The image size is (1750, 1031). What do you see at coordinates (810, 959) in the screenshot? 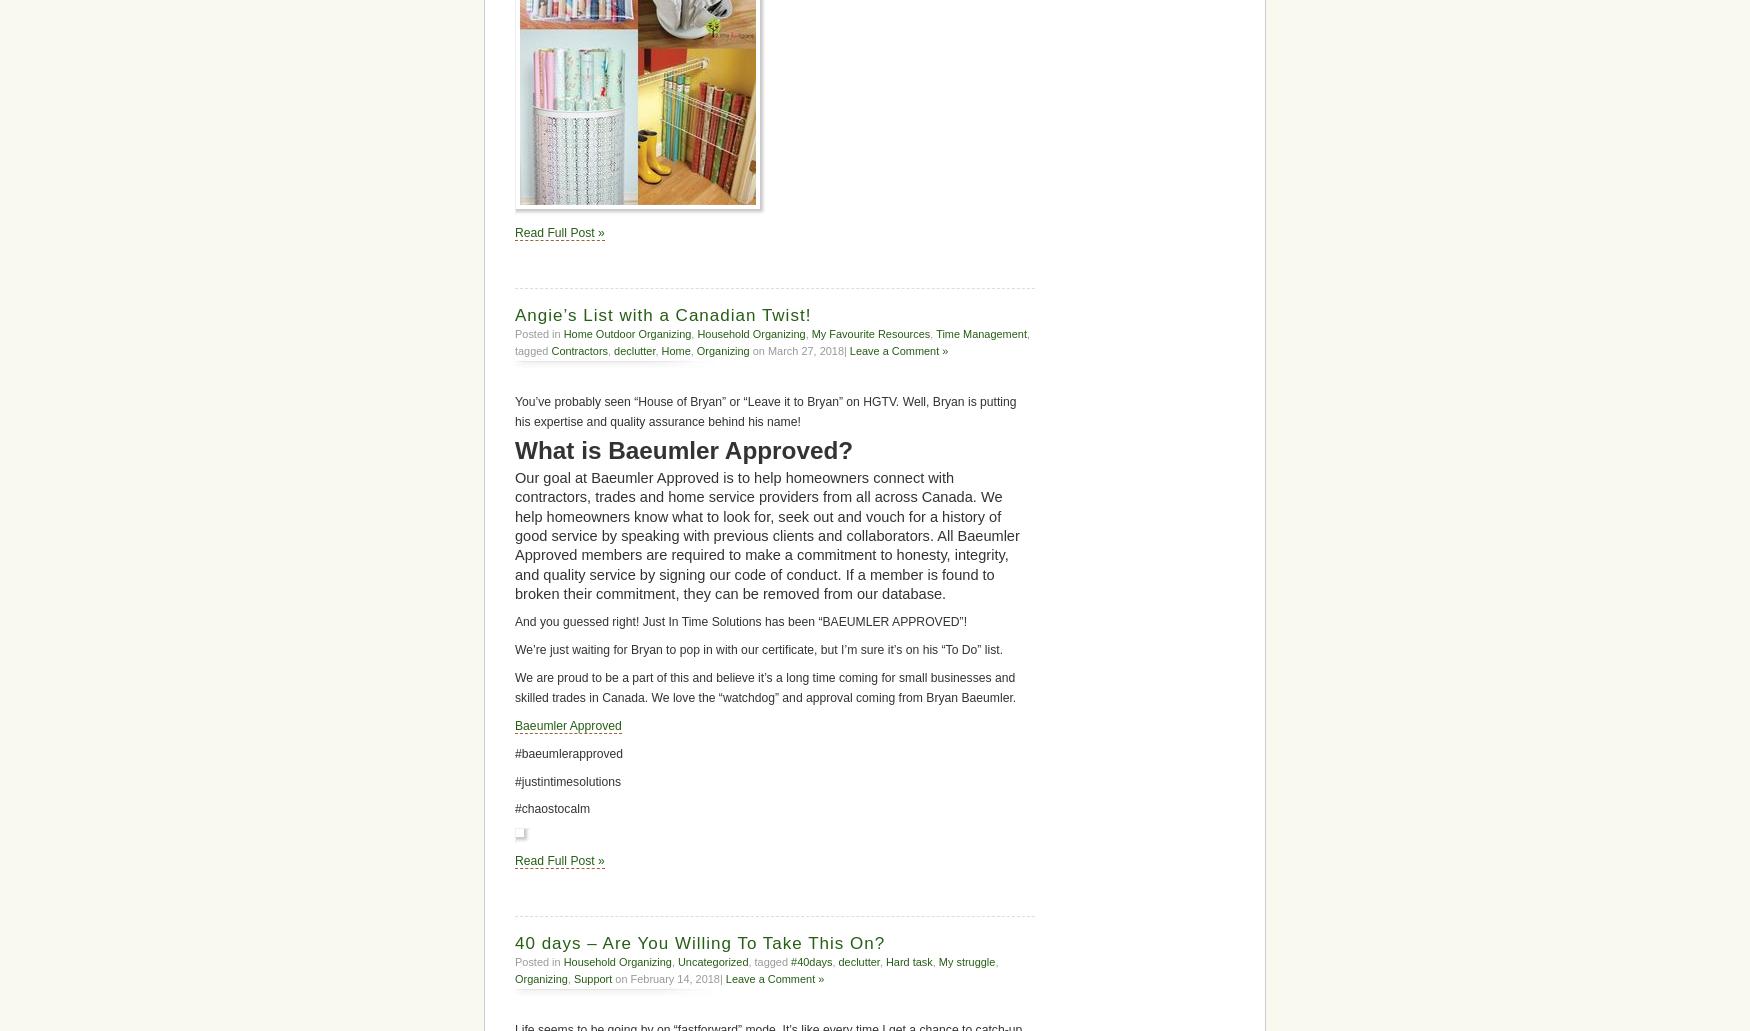
I see `'#40days'` at bounding box center [810, 959].